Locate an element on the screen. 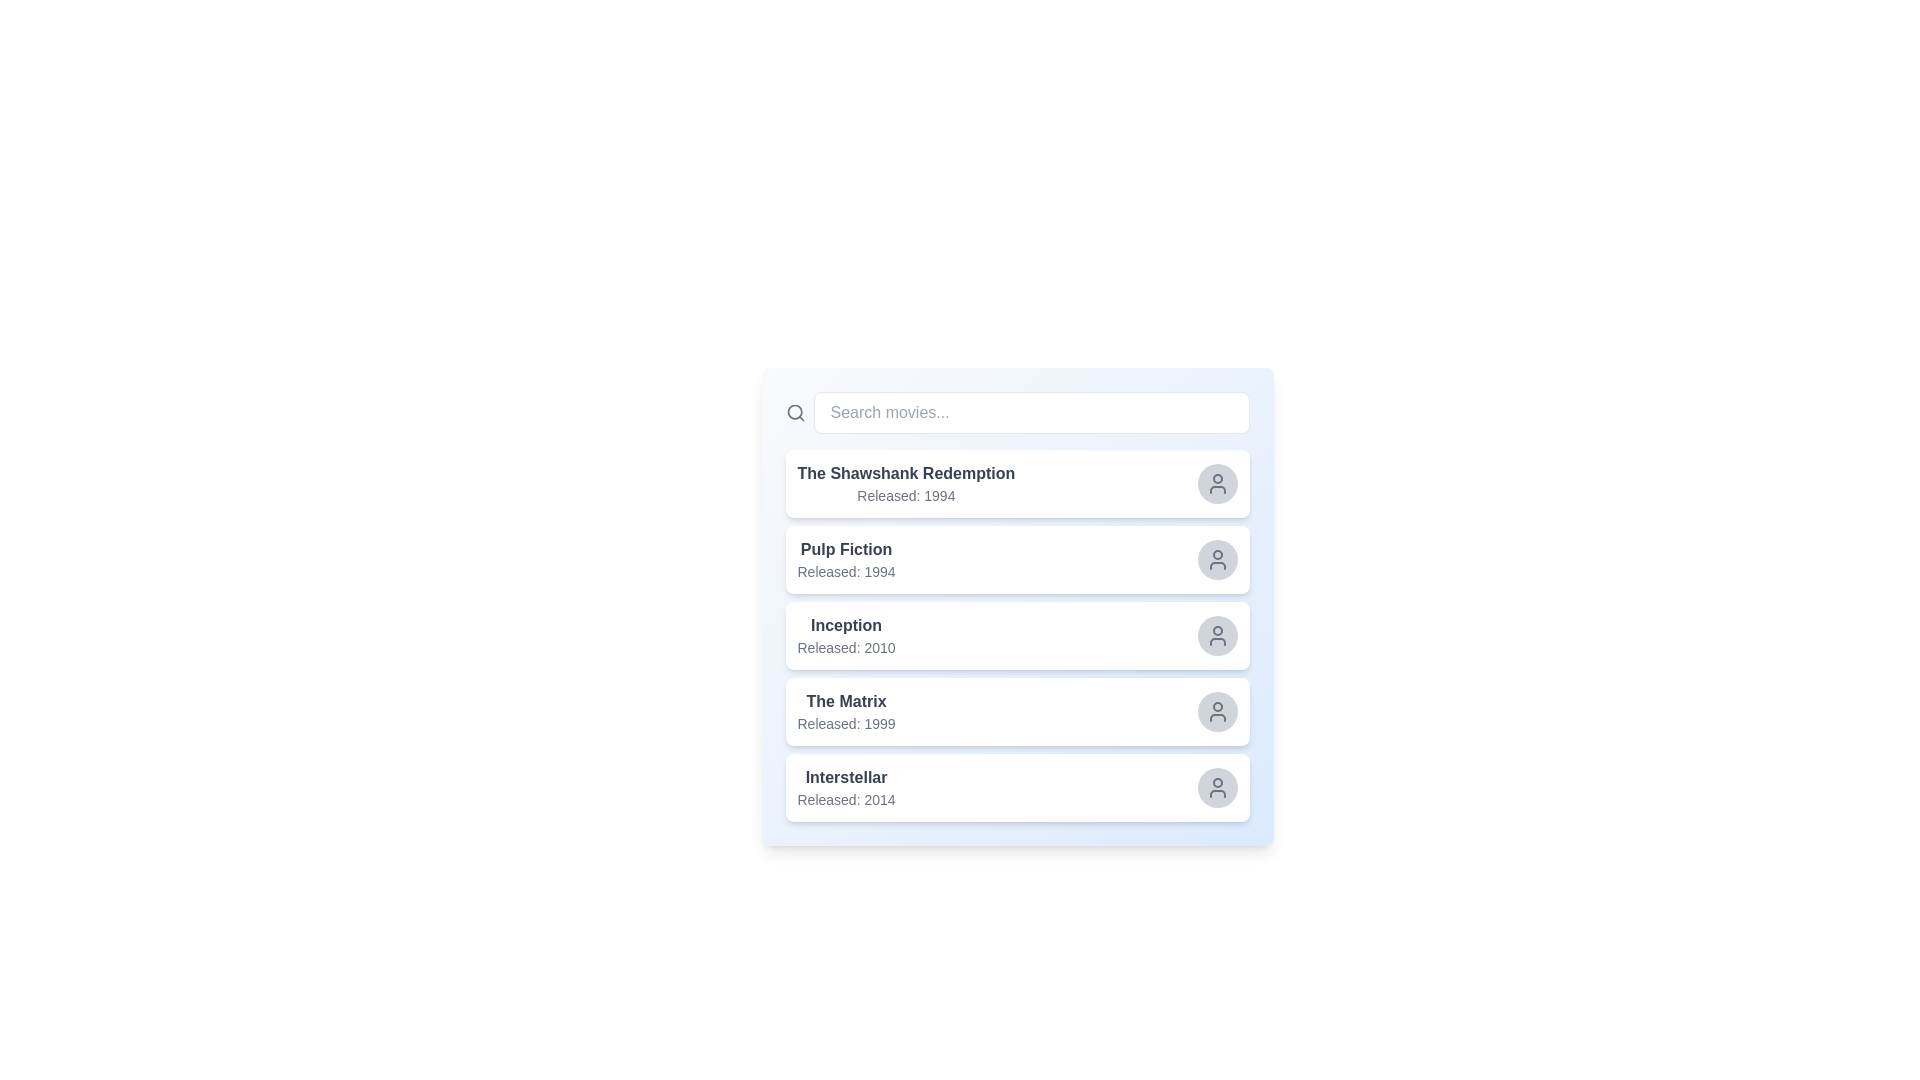 The width and height of the screenshot is (1920, 1080). the user profile icon located at the bottom-right of the 'Interstellar' list item is located at coordinates (1216, 786).